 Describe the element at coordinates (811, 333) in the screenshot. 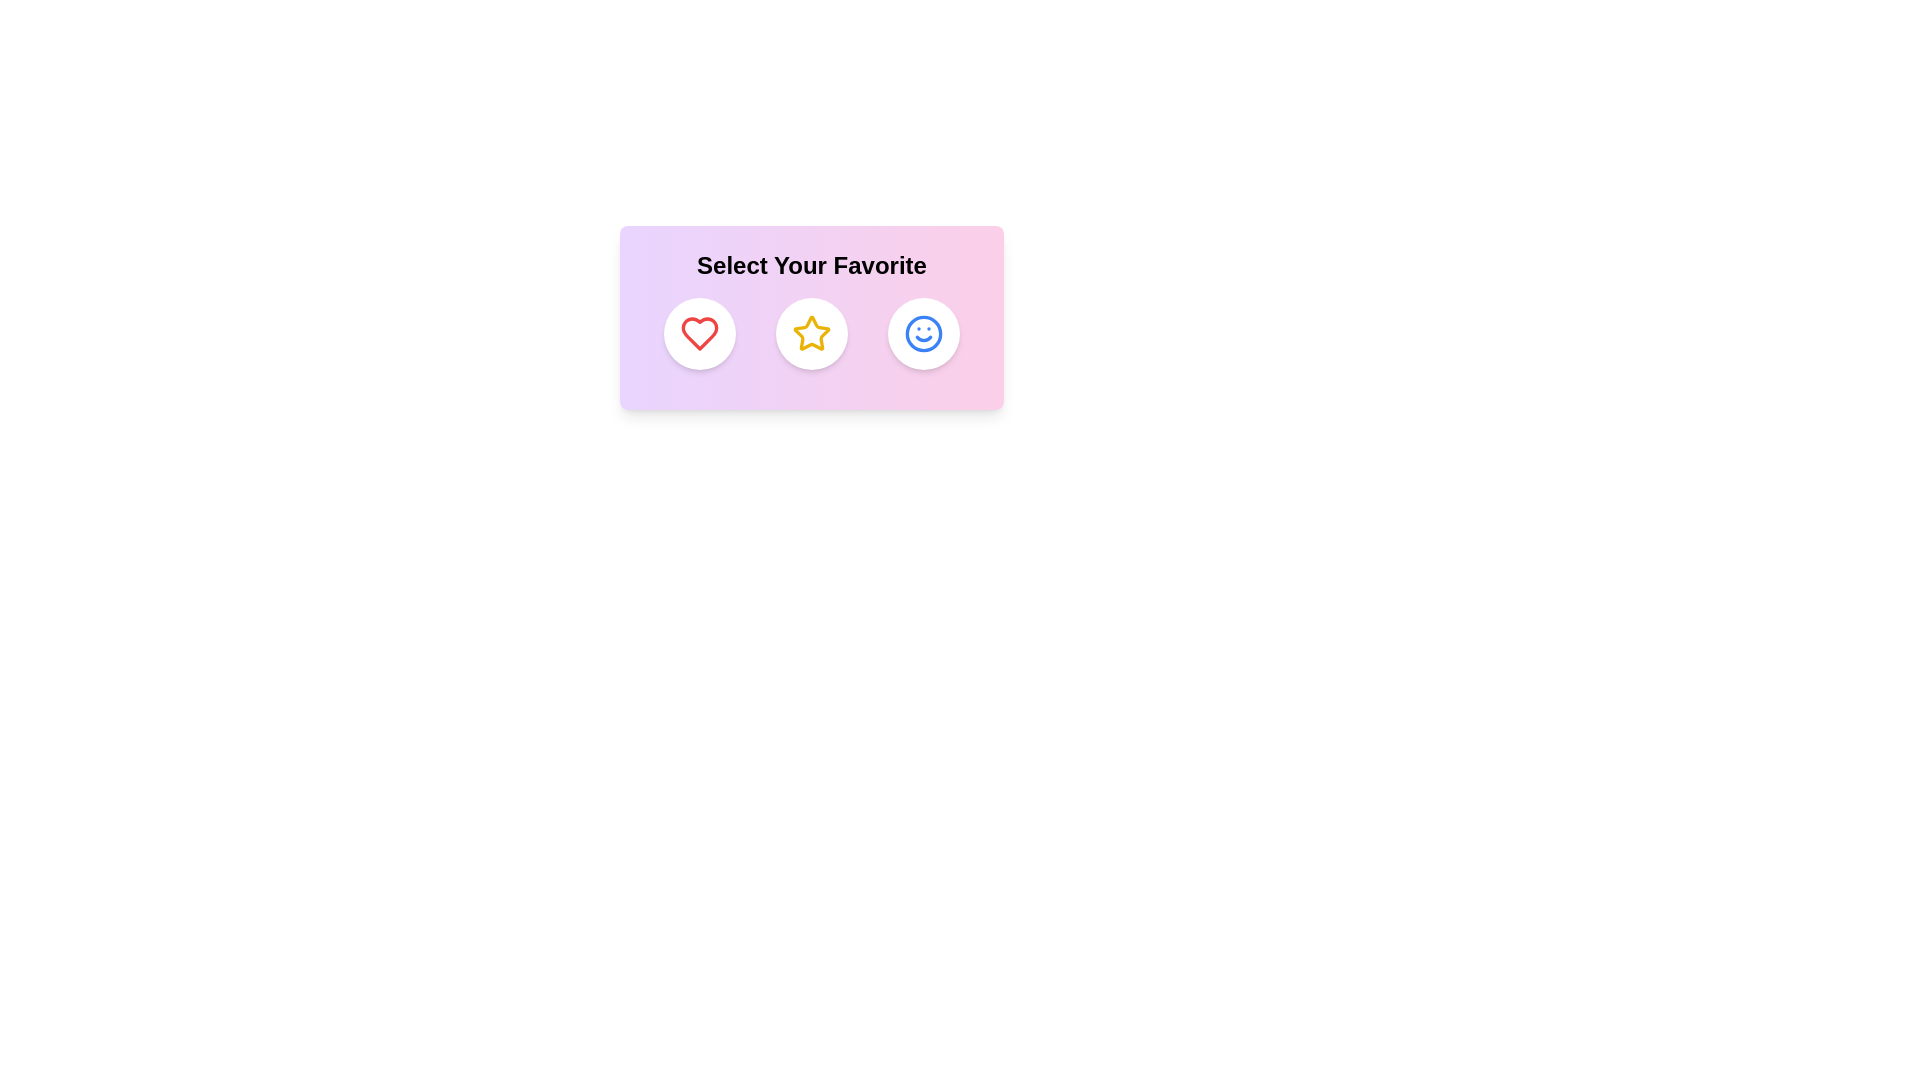

I see `the Star icon to observe its hover effect` at that location.